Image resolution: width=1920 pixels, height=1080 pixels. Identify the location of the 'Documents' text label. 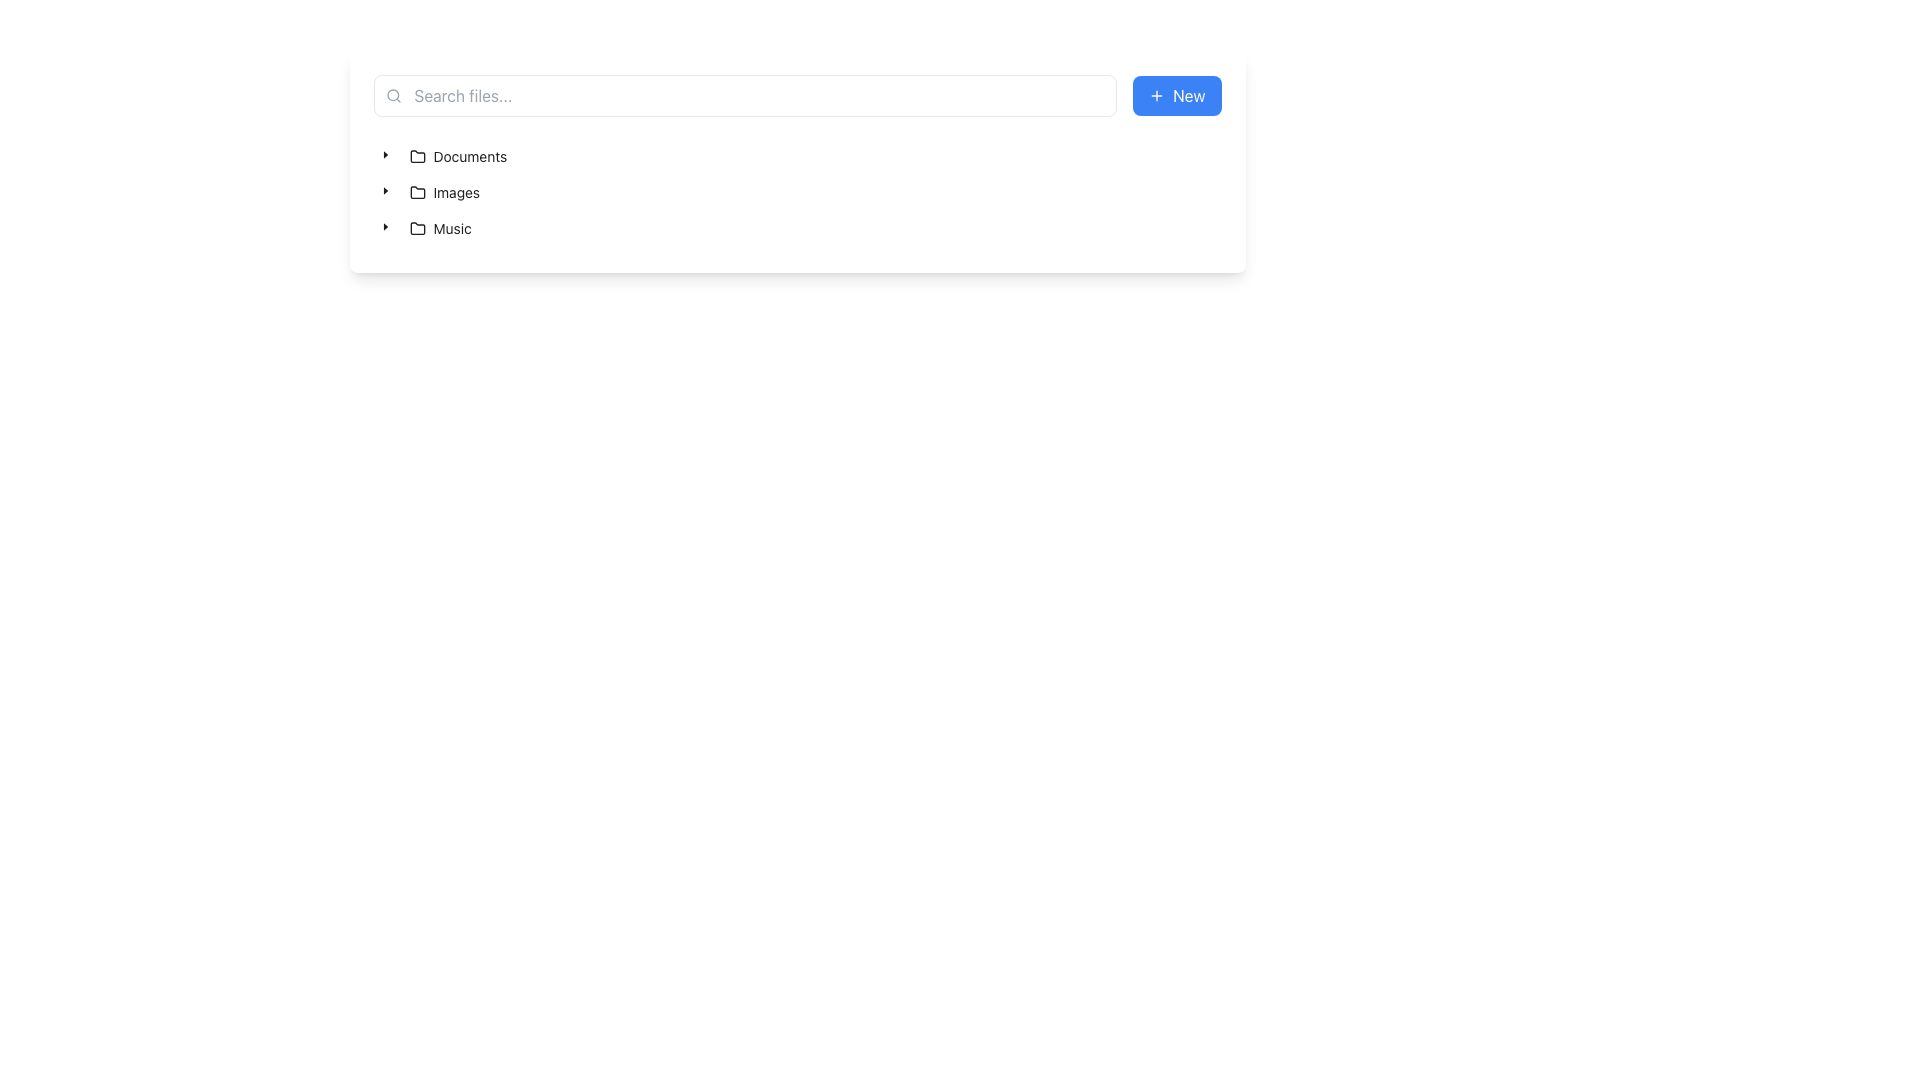
(469, 156).